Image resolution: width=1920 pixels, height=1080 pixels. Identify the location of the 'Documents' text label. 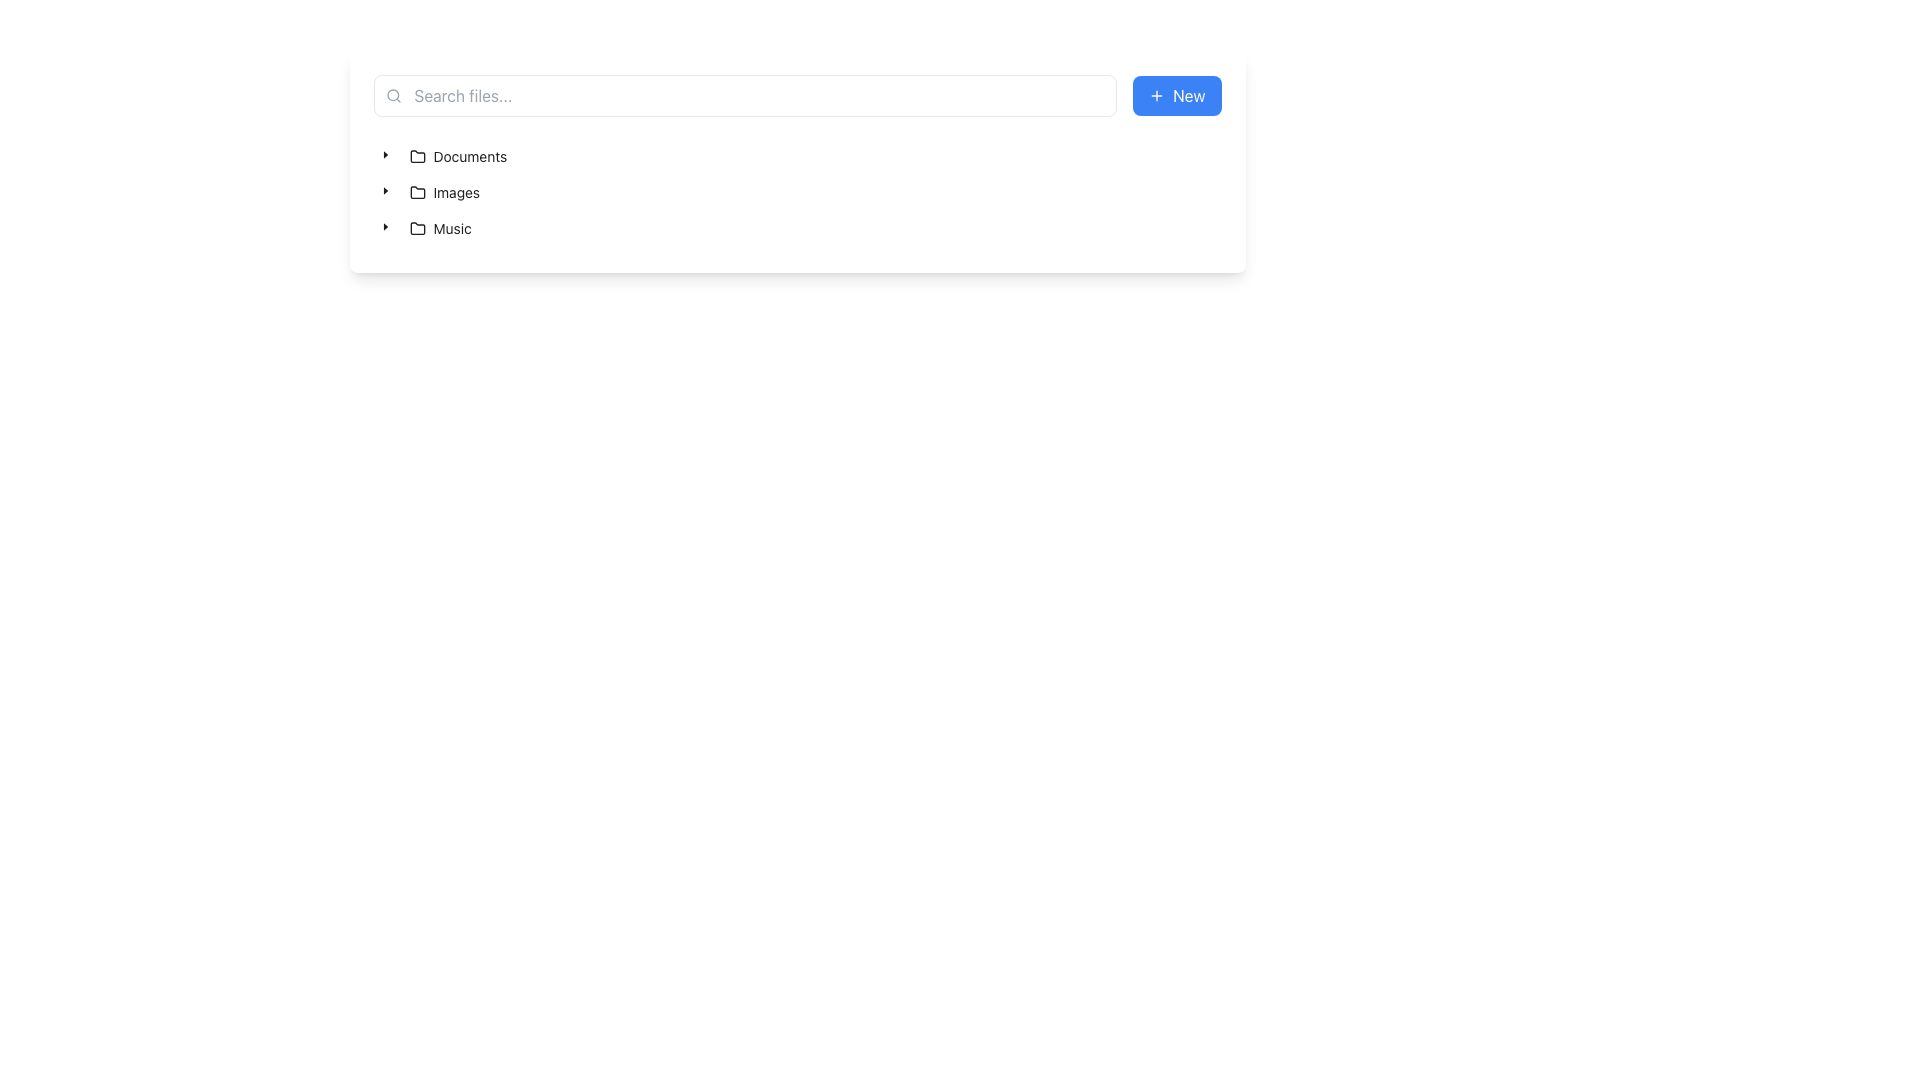
(469, 156).